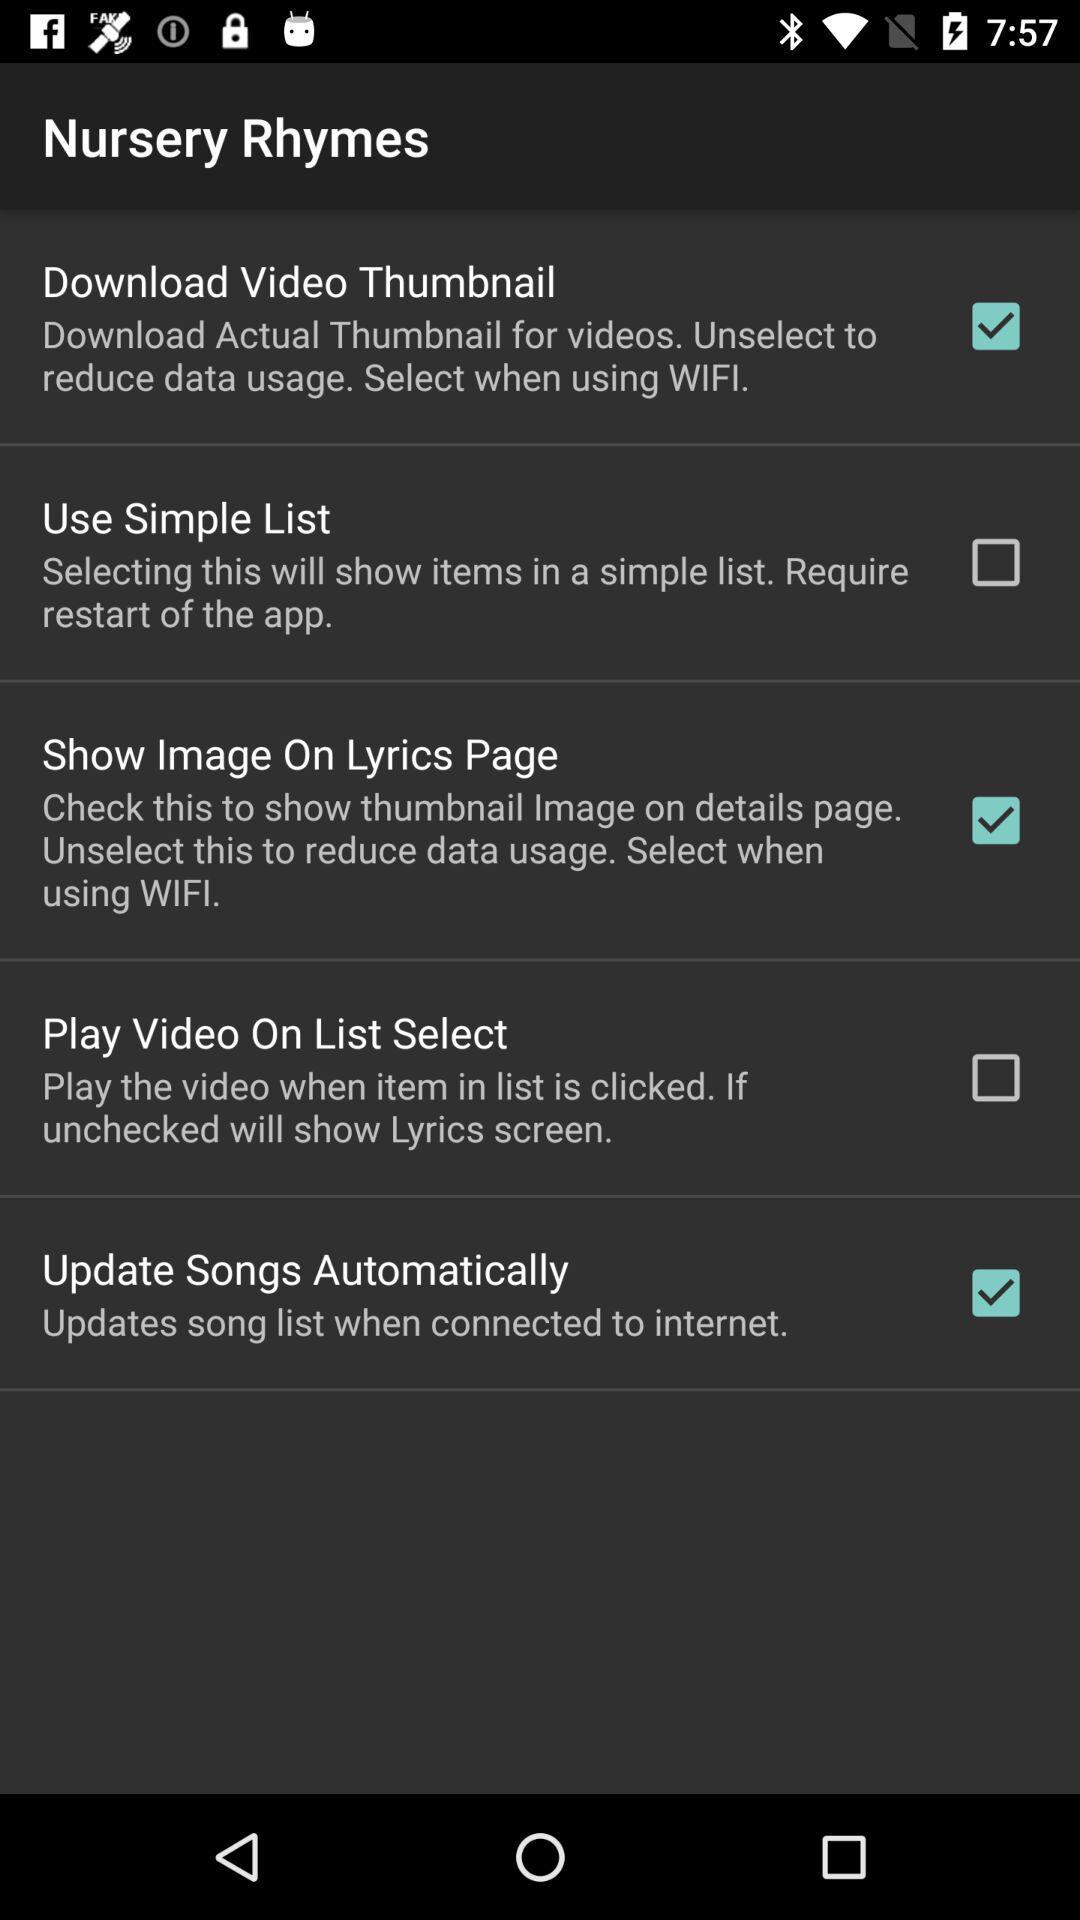 This screenshot has height=1920, width=1080. What do you see at coordinates (477, 590) in the screenshot?
I see `item above show image on` at bounding box center [477, 590].